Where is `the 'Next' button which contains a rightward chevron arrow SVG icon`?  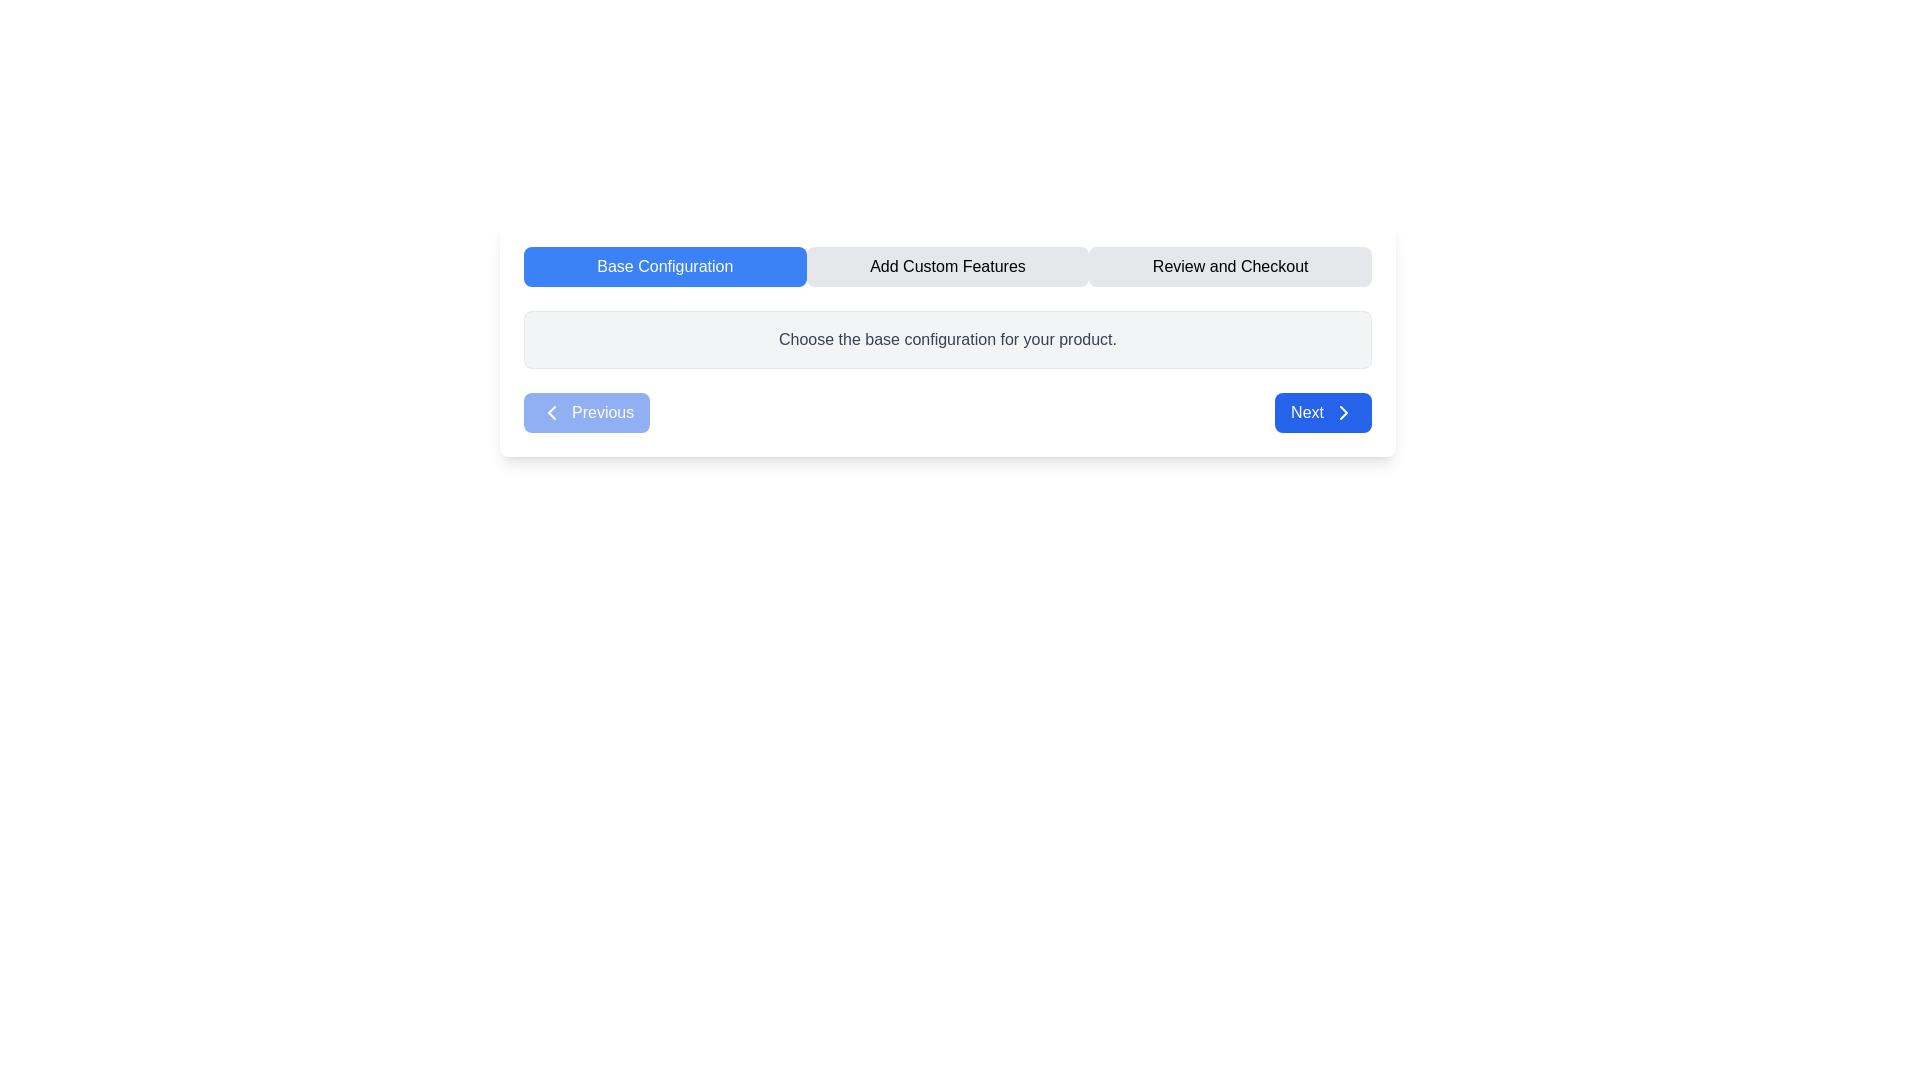 the 'Next' button which contains a rightward chevron arrow SVG icon is located at coordinates (1344, 411).